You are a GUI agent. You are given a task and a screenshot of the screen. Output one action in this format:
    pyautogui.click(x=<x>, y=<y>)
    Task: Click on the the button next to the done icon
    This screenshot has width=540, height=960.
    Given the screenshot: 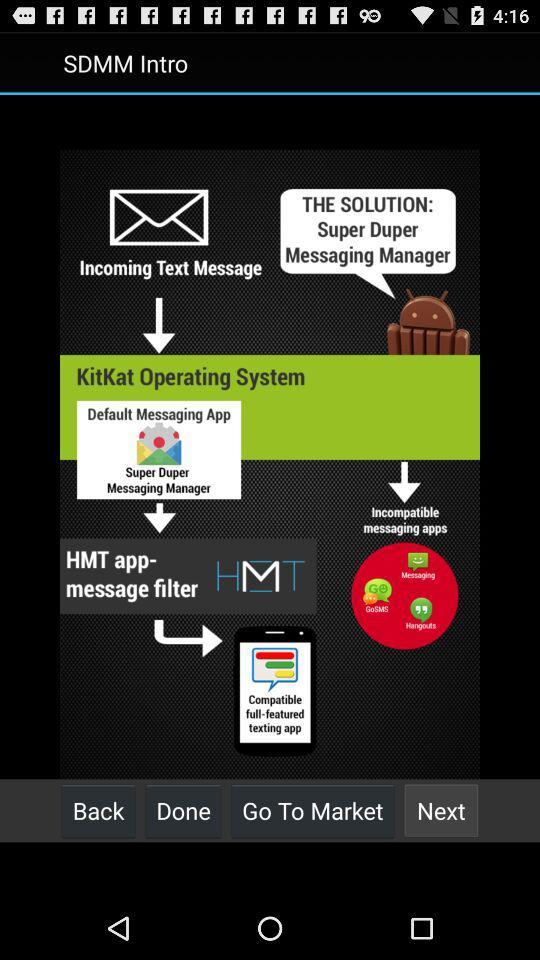 What is the action you would take?
    pyautogui.click(x=97, y=810)
    